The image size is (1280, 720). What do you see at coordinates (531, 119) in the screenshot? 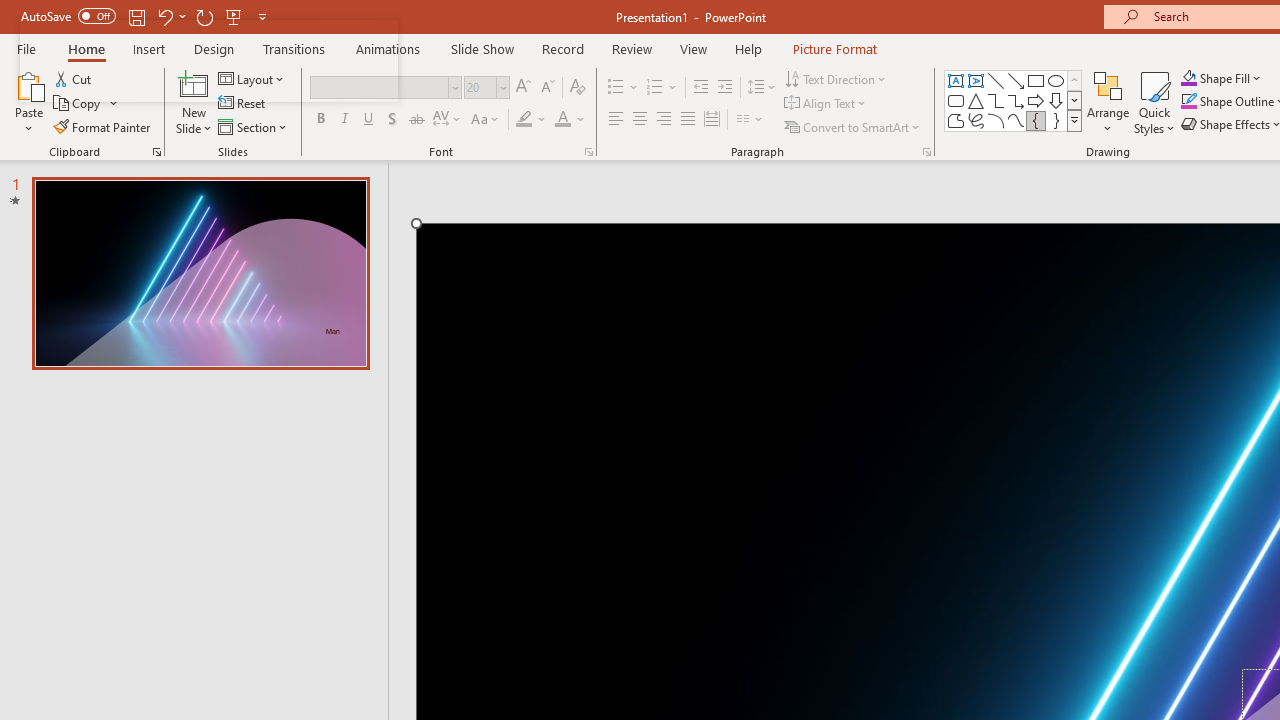
I see `'Text Highlight Color'` at bounding box center [531, 119].